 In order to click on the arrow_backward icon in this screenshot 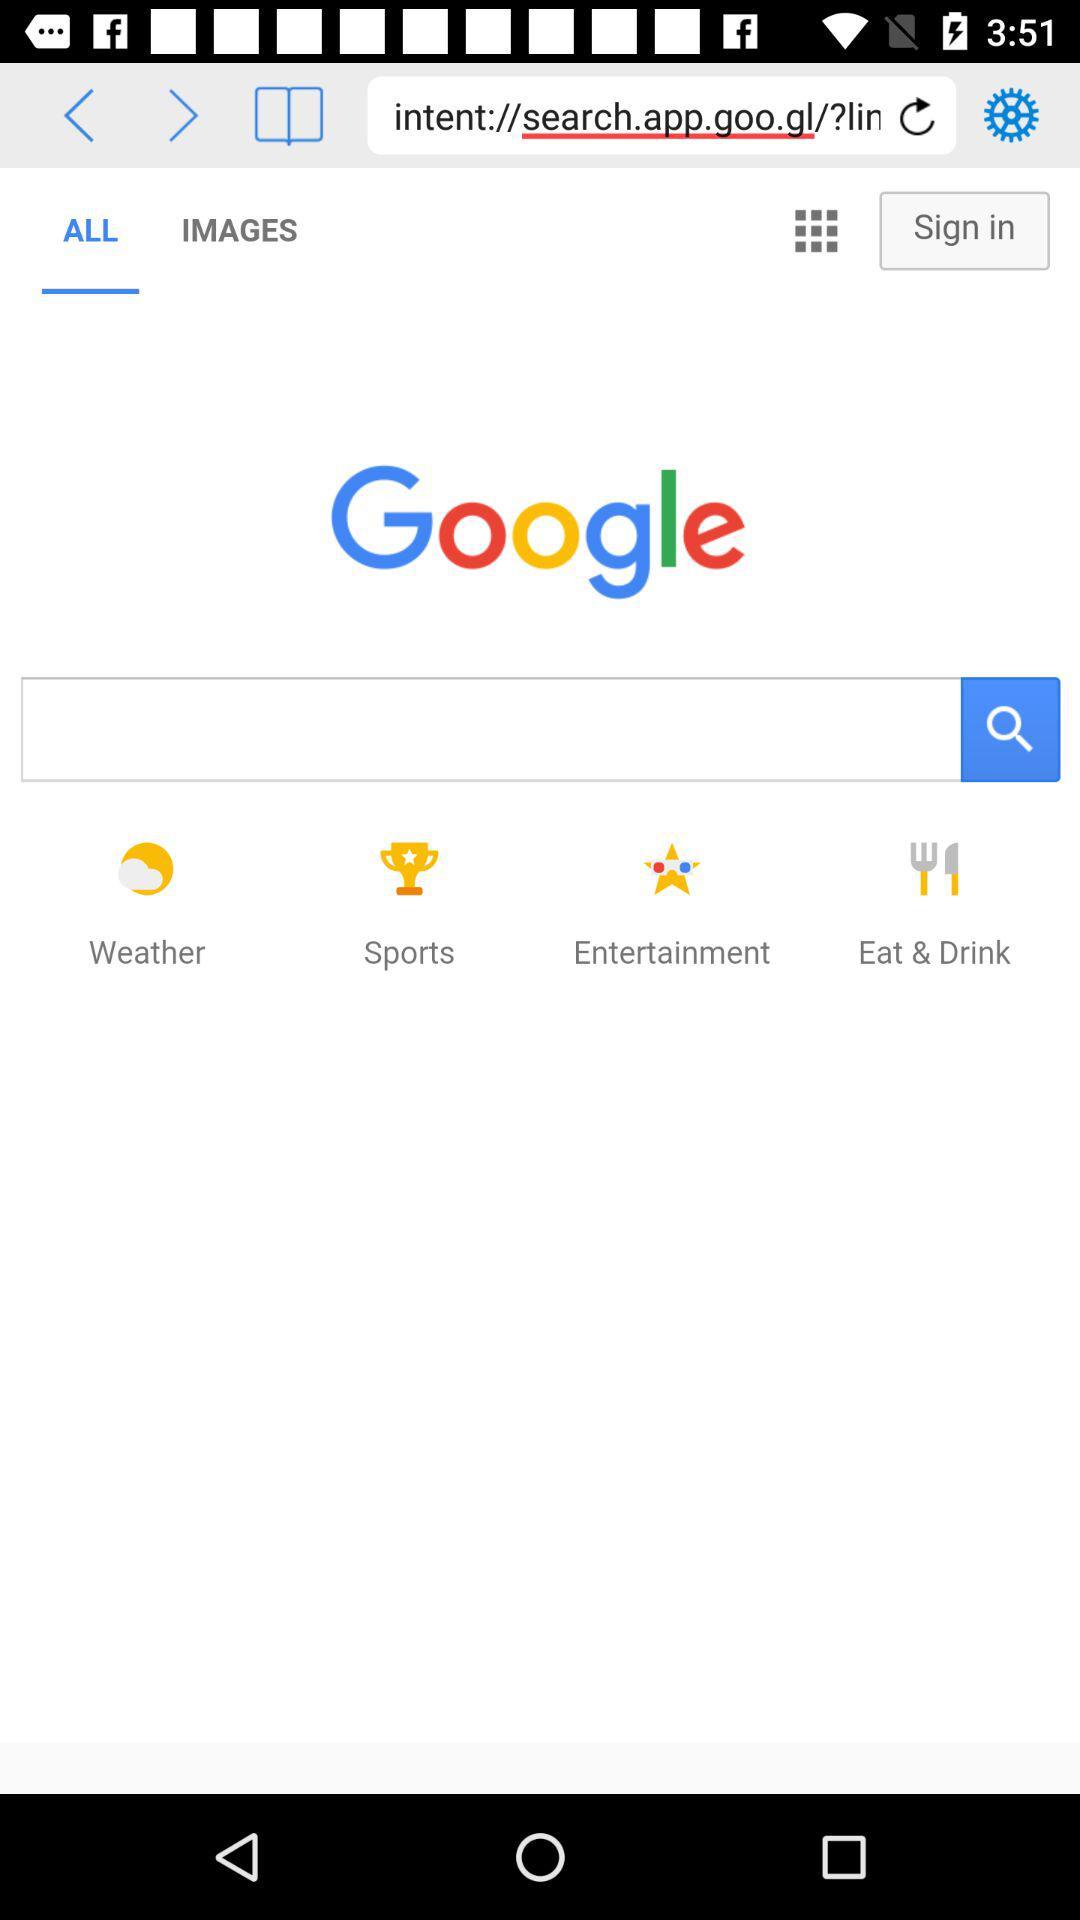, I will do `click(77, 114)`.